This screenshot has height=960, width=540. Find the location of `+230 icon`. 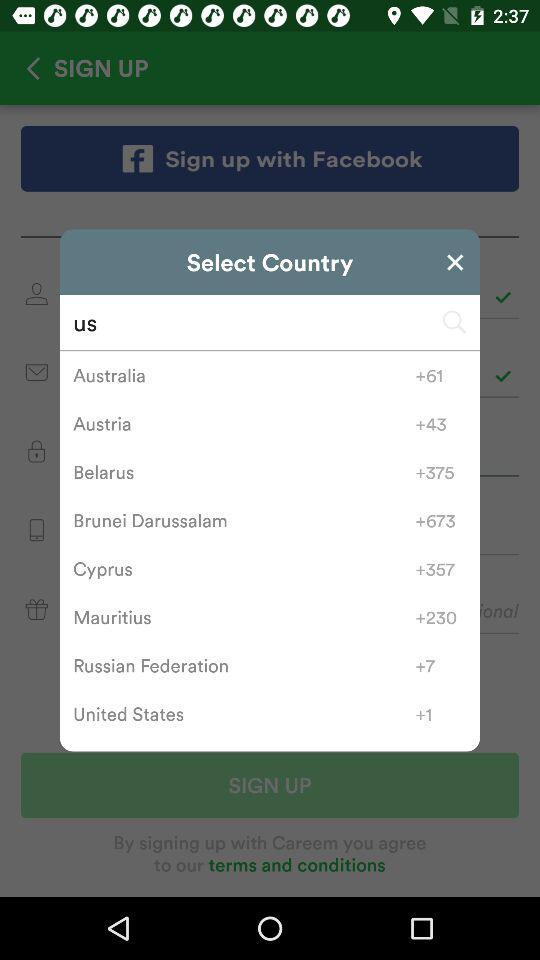

+230 icon is located at coordinates (441, 616).